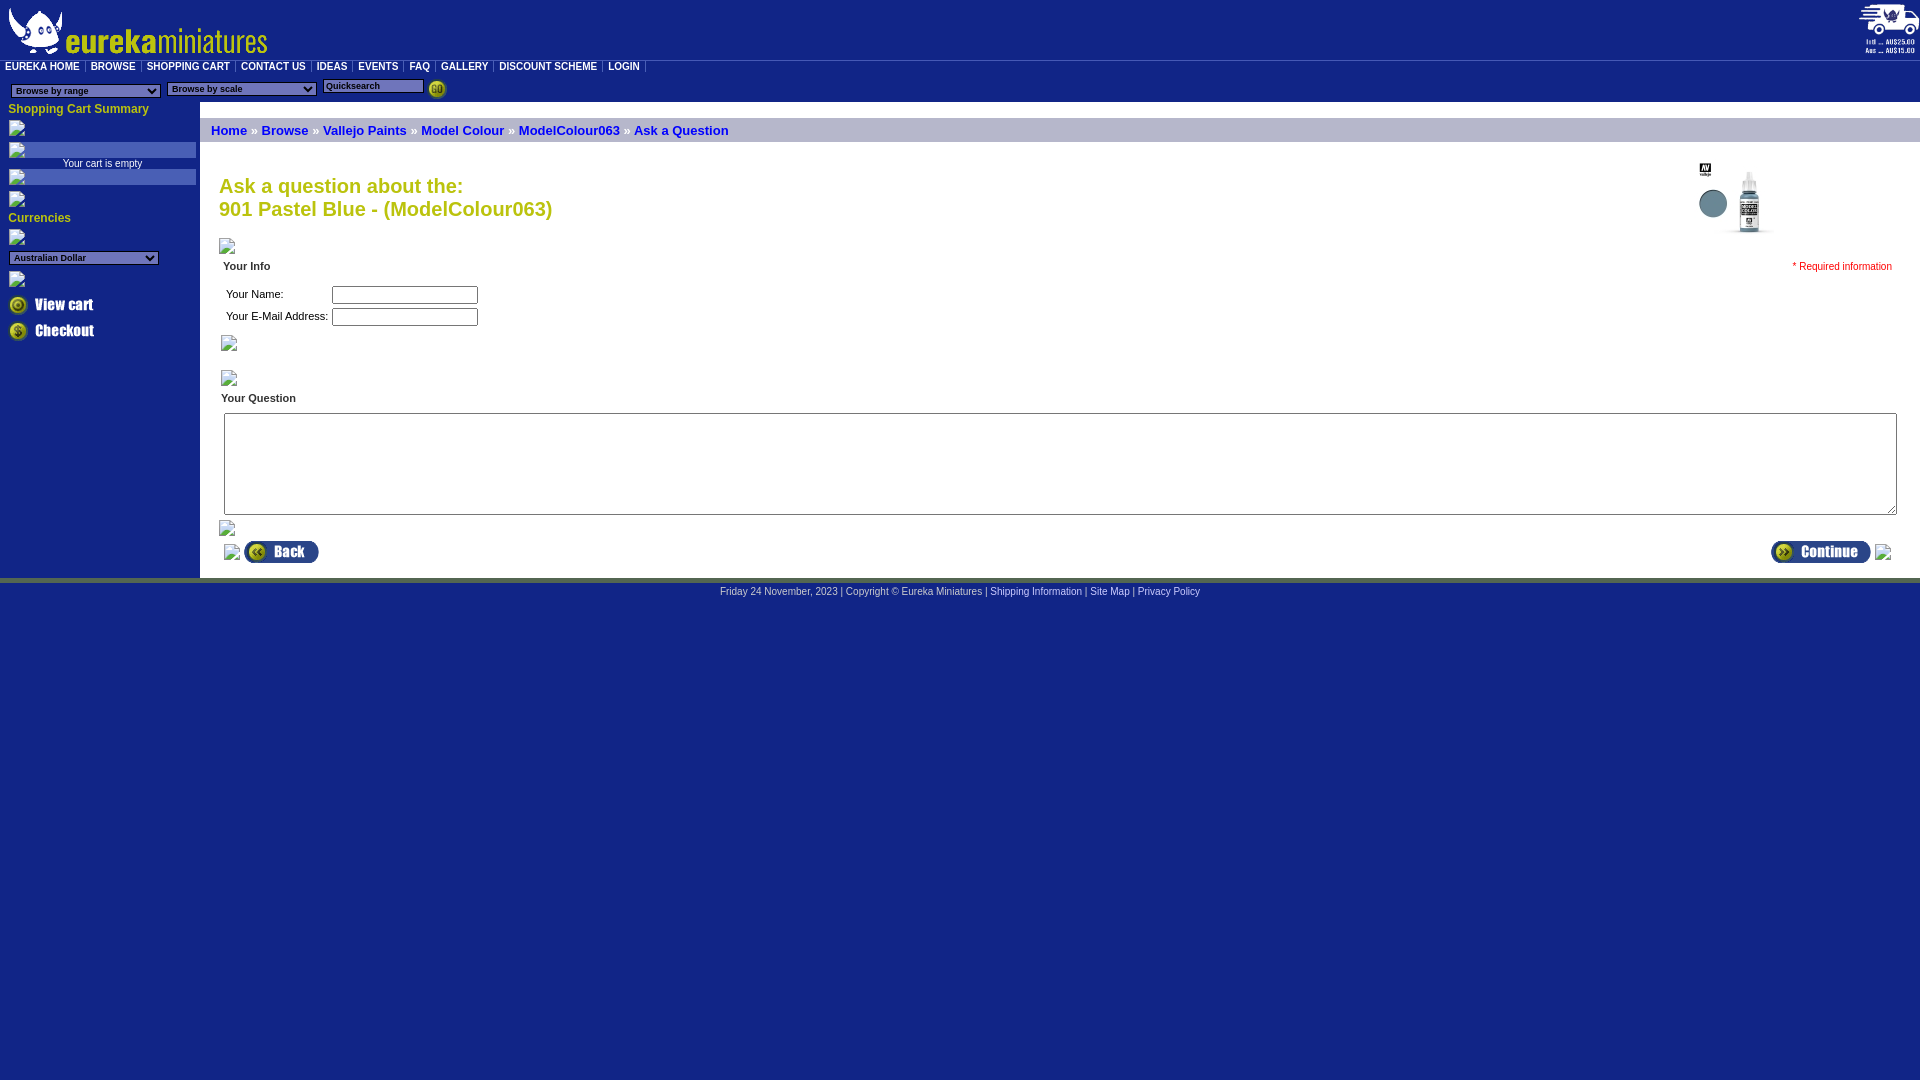  What do you see at coordinates (419, 65) in the screenshot?
I see `'FAQ'` at bounding box center [419, 65].